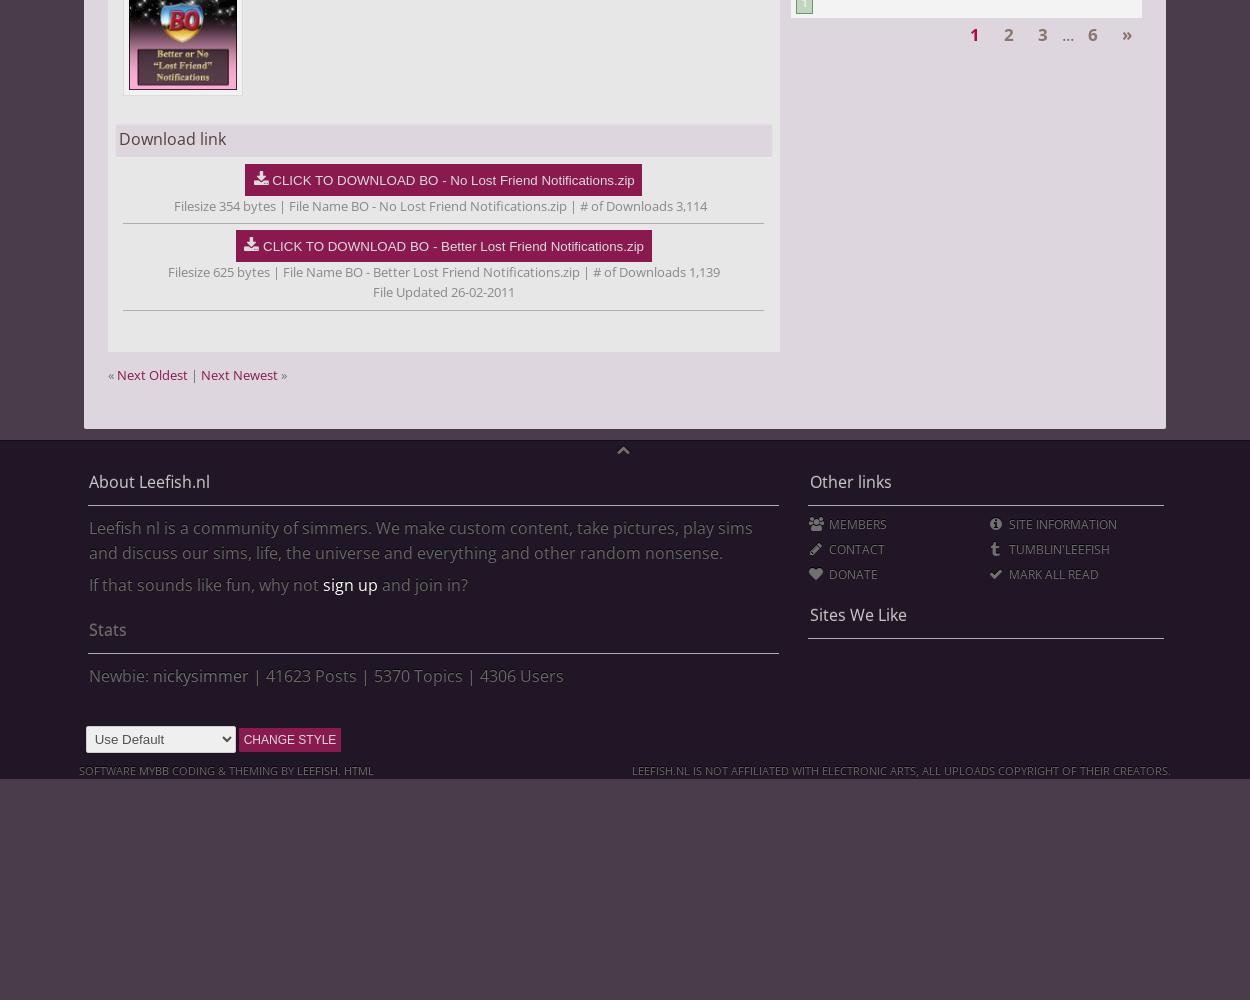  I want to click on 'Coding & theming by', so click(230, 769).